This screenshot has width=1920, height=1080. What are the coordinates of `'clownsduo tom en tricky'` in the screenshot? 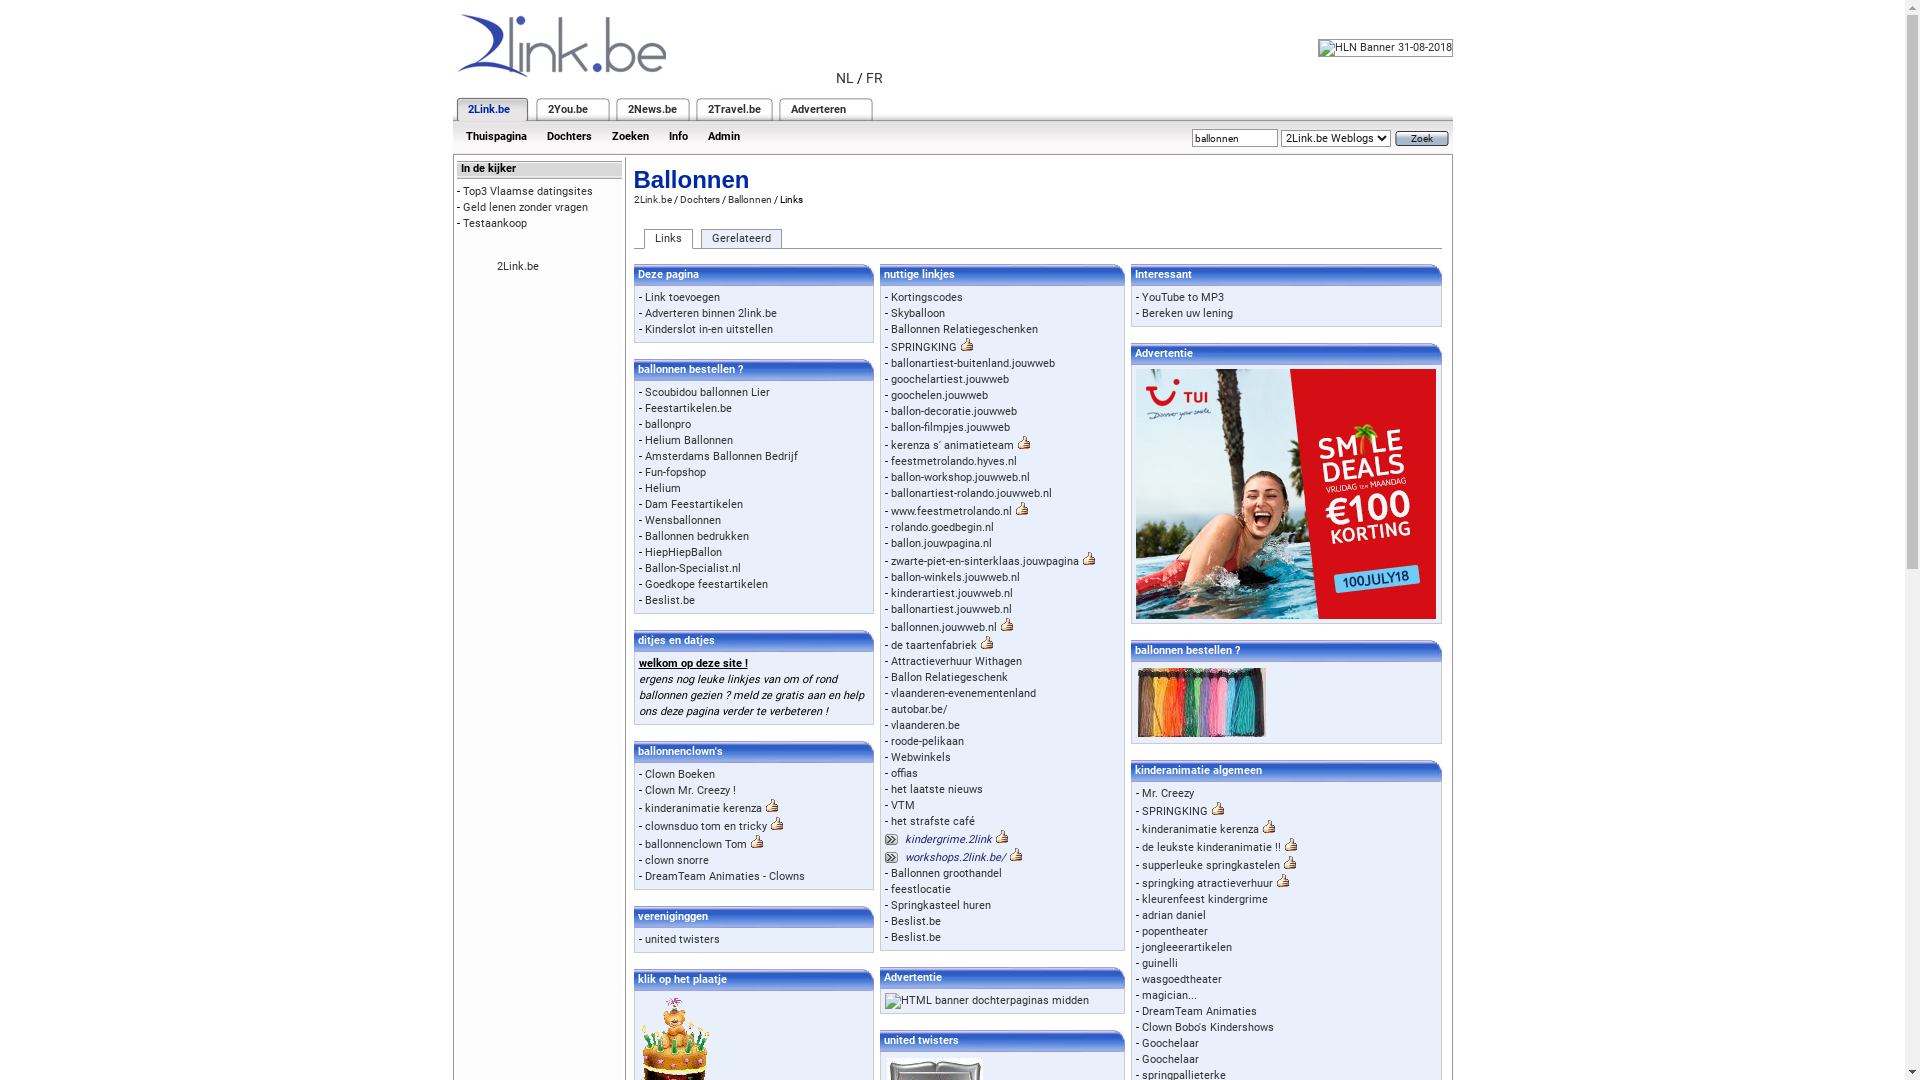 It's located at (705, 826).